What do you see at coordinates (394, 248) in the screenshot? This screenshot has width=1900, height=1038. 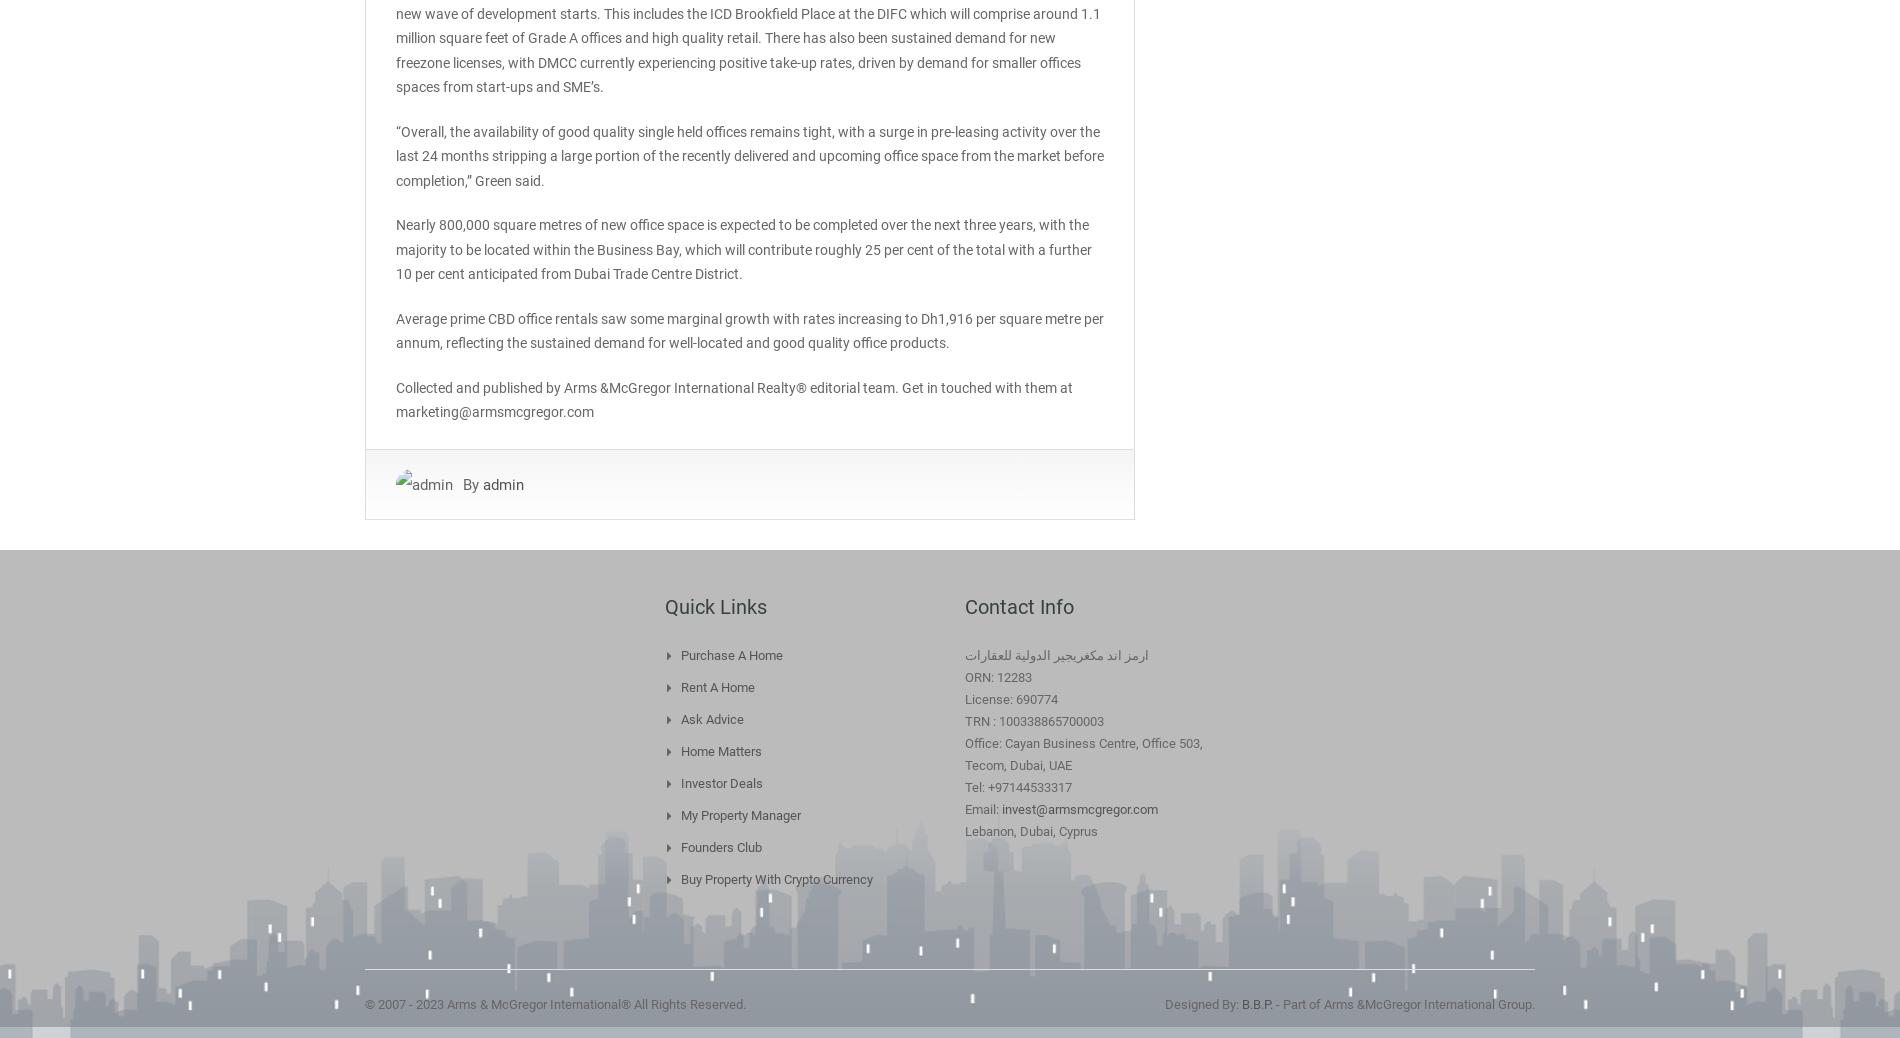 I see `'Nearly 800,000 square metres of new office space is expected to be completed over the next three years, with the majority to be located within the Business Bay, which will contribute roughly 25 per cent of the total with a further 10 per cent anticipated from Dubai Trade Centre District.'` at bounding box center [394, 248].